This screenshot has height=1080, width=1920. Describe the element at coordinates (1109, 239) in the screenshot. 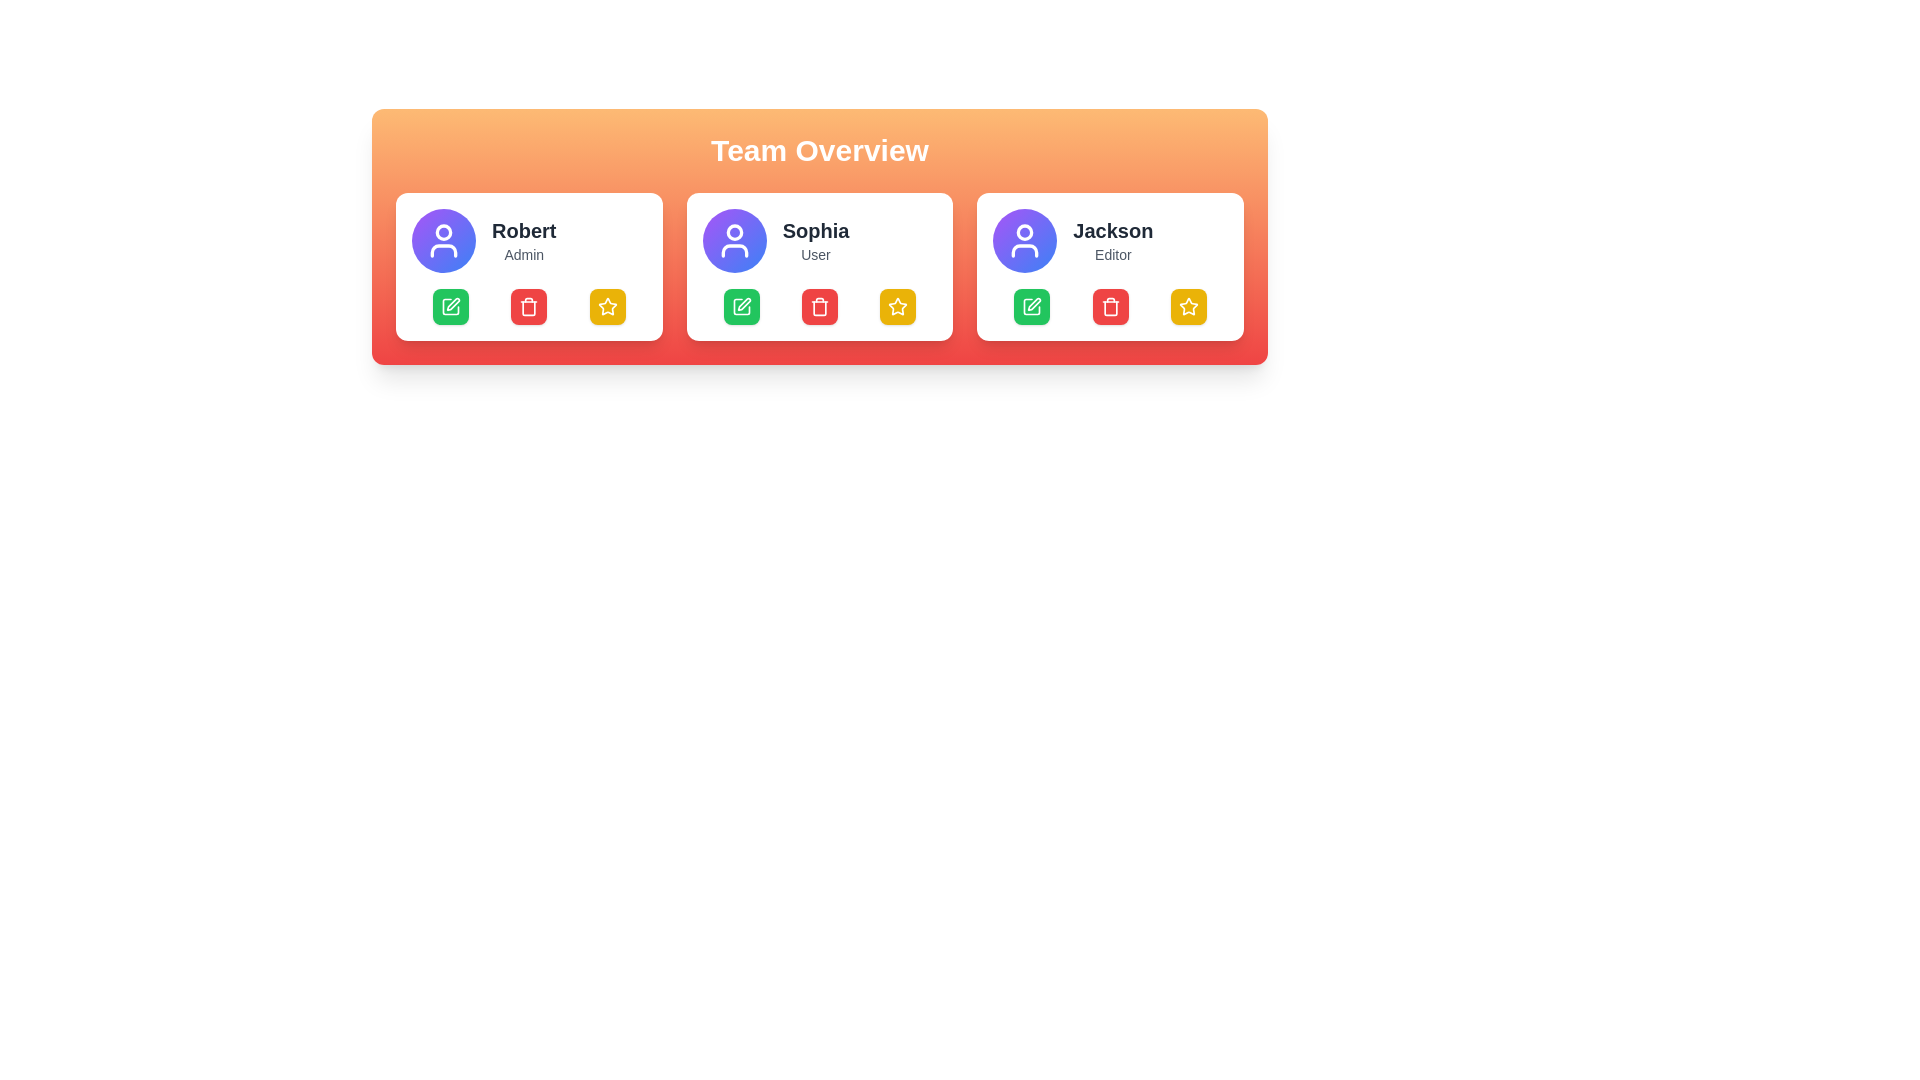

I see `the User Card Header located at the top-center of the third card from the left in the row of user cards, which displays the user's name and position` at that location.